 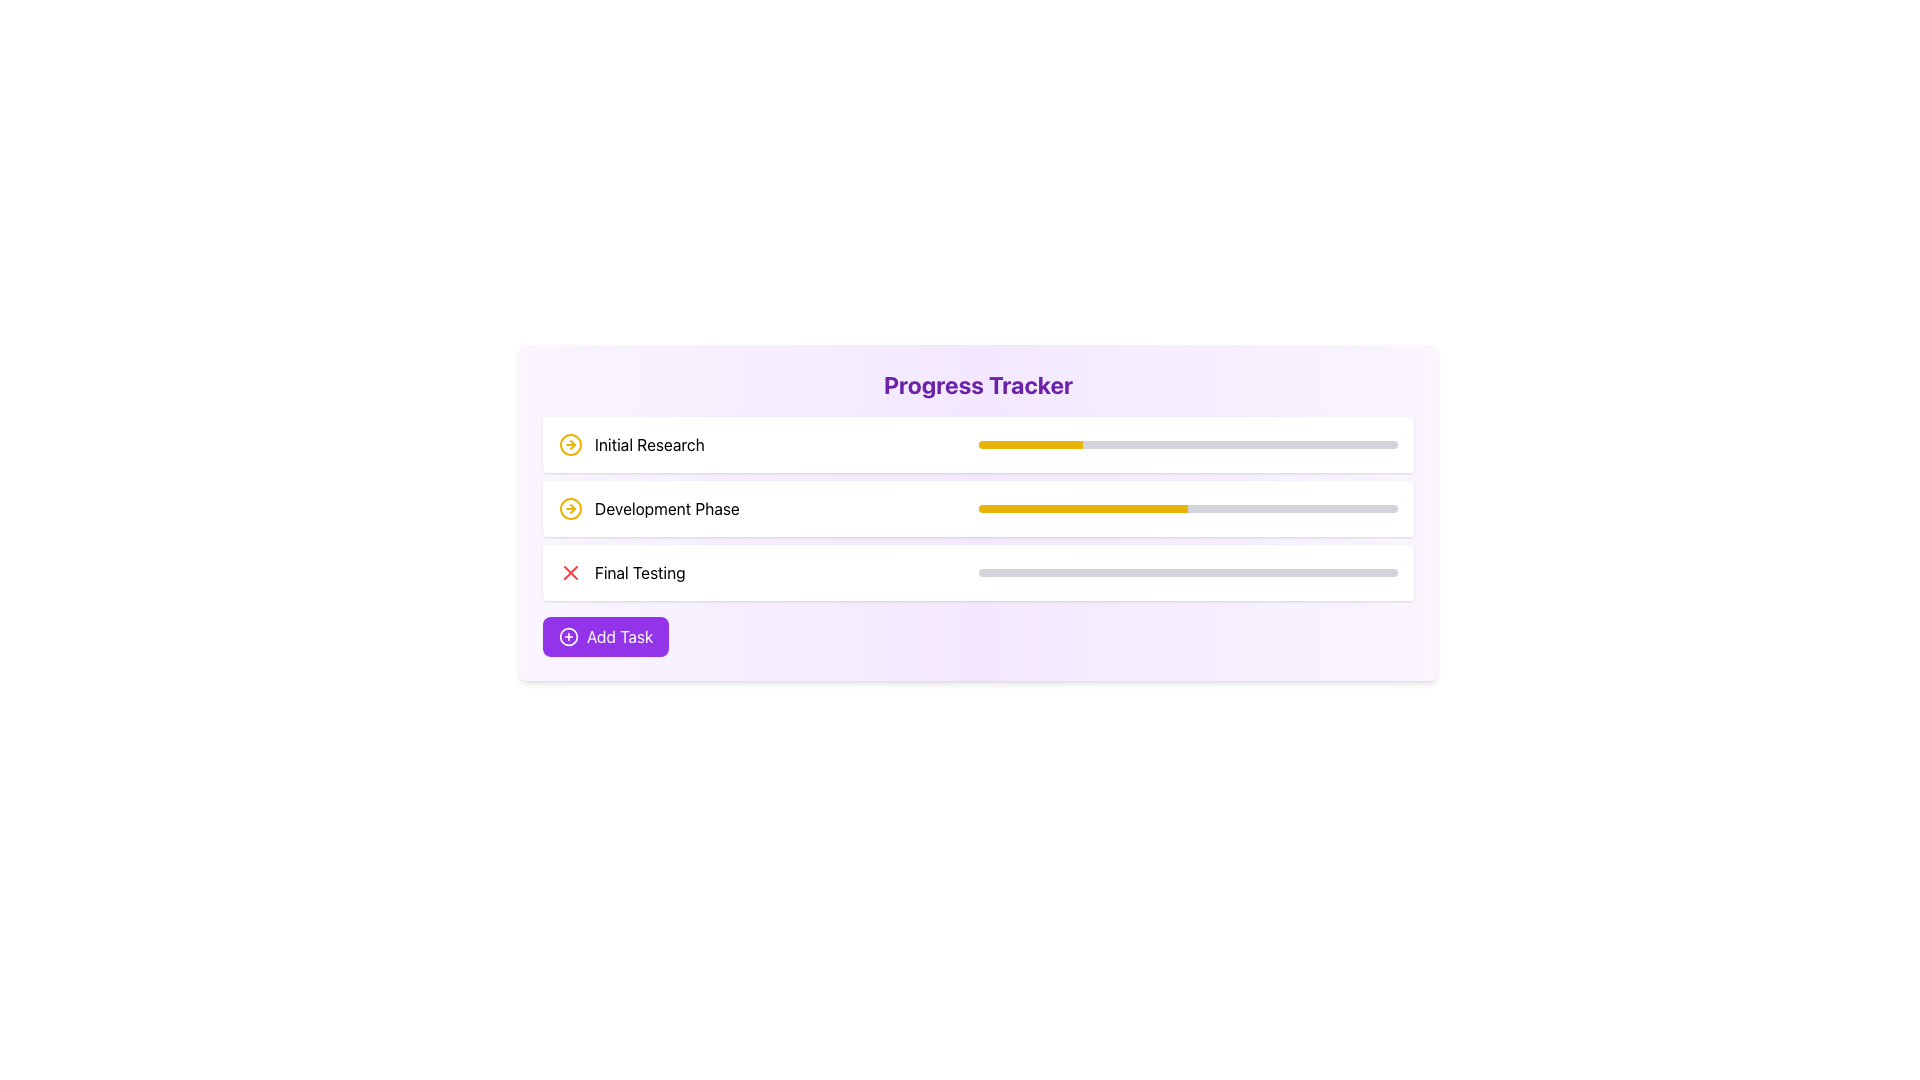 What do you see at coordinates (1188, 508) in the screenshot?
I see `the Progress bar indicating the completion percentage for the 'Development Phase', located in the second row of the progress tracker layout` at bounding box center [1188, 508].